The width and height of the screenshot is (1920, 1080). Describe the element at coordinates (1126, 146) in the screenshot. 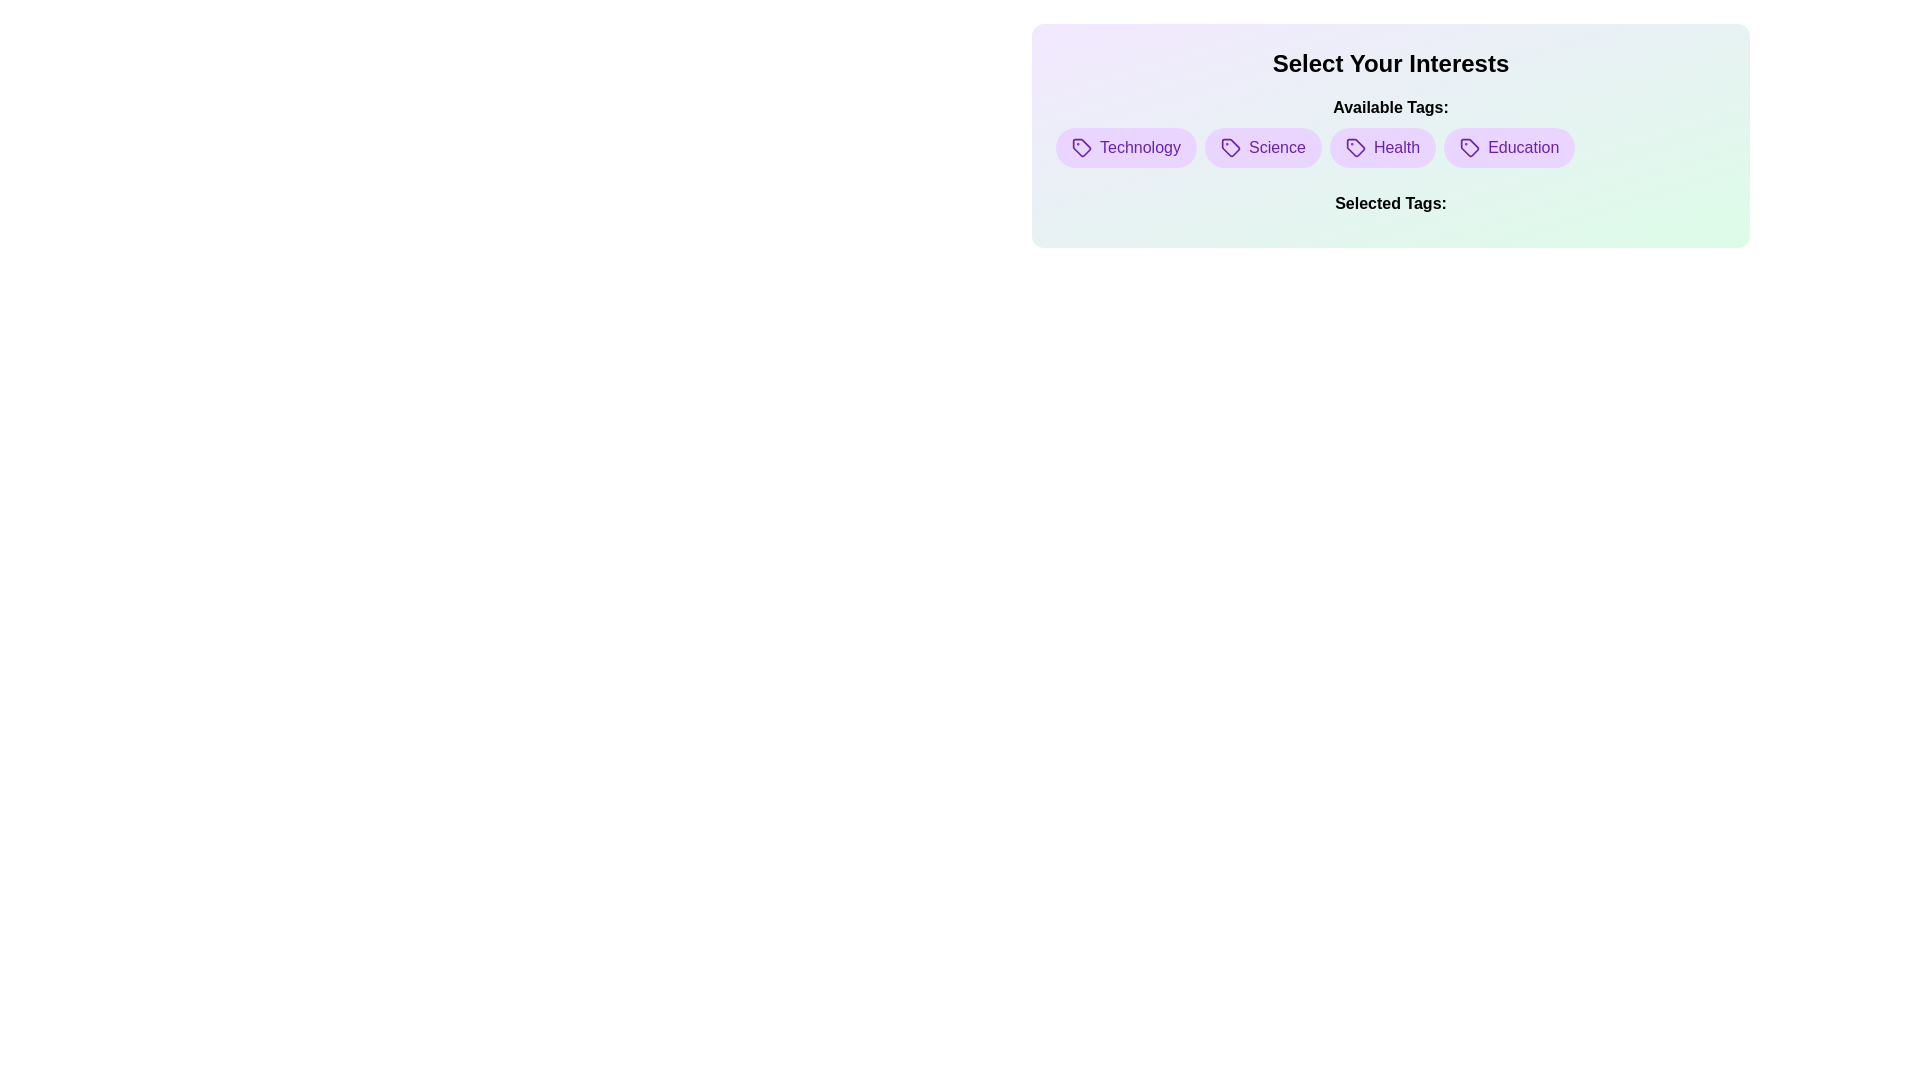

I see `the pill-shaped button labeled 'Technology' with a purple background` at that location.